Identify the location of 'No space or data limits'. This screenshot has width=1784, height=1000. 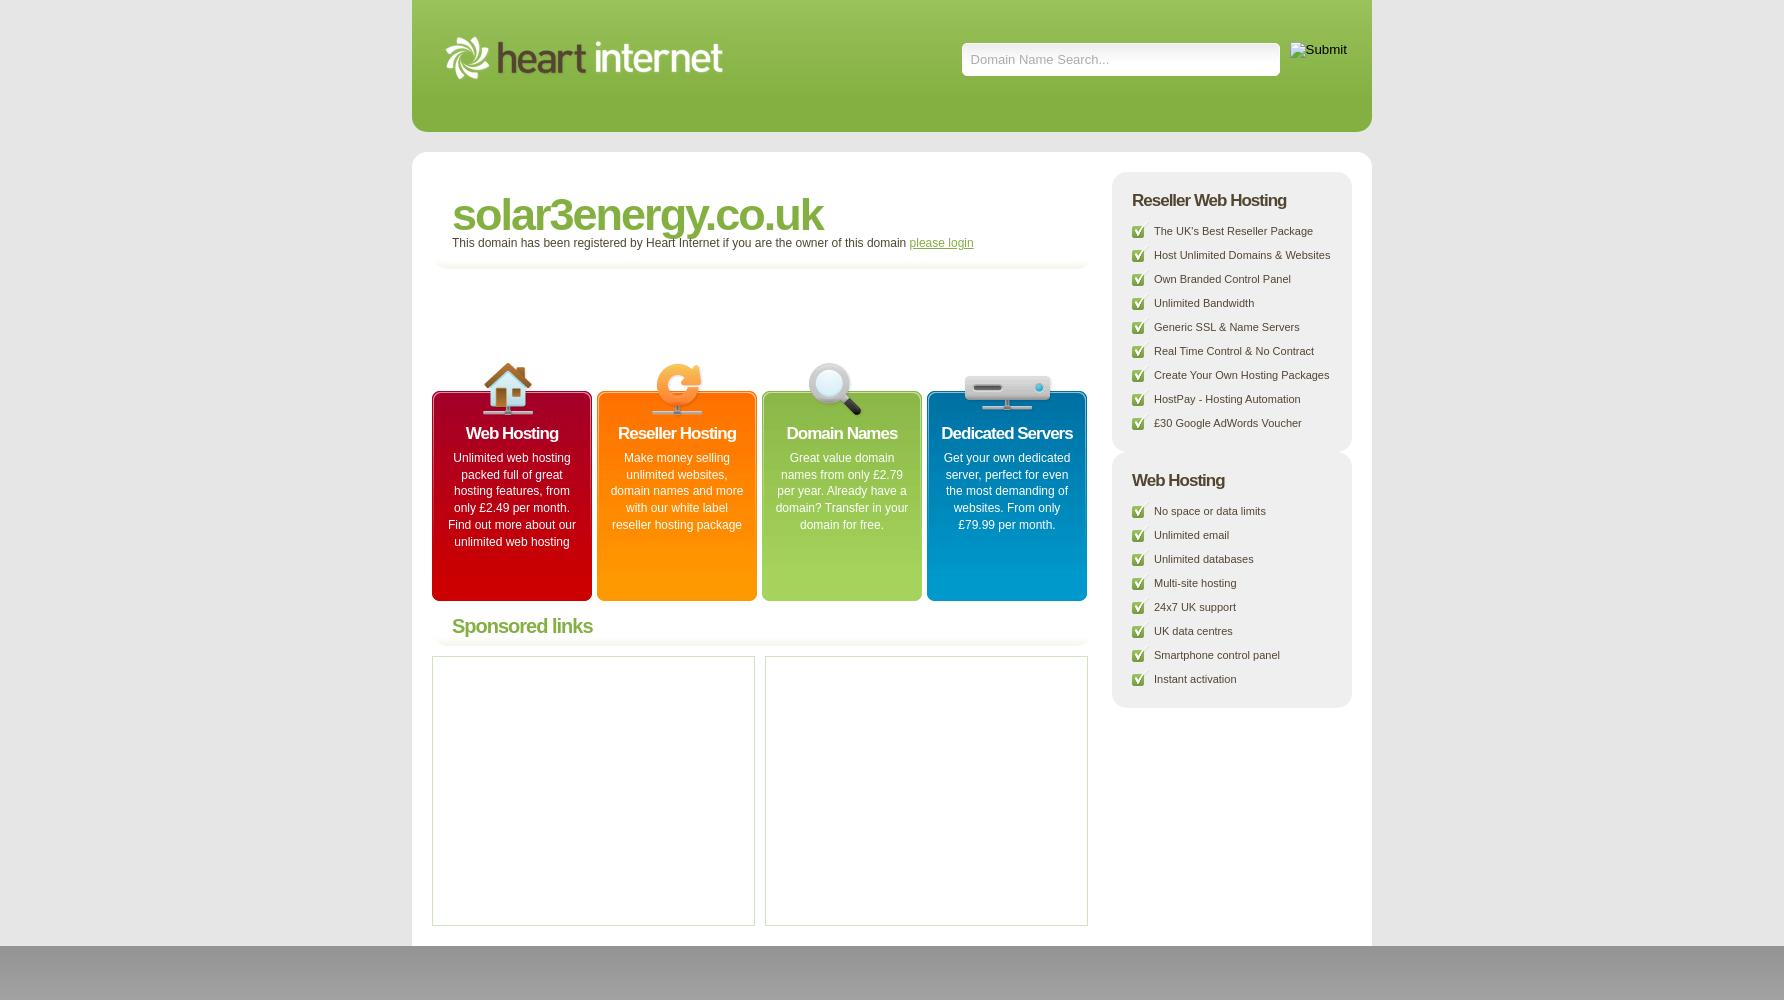
(1209, 511).